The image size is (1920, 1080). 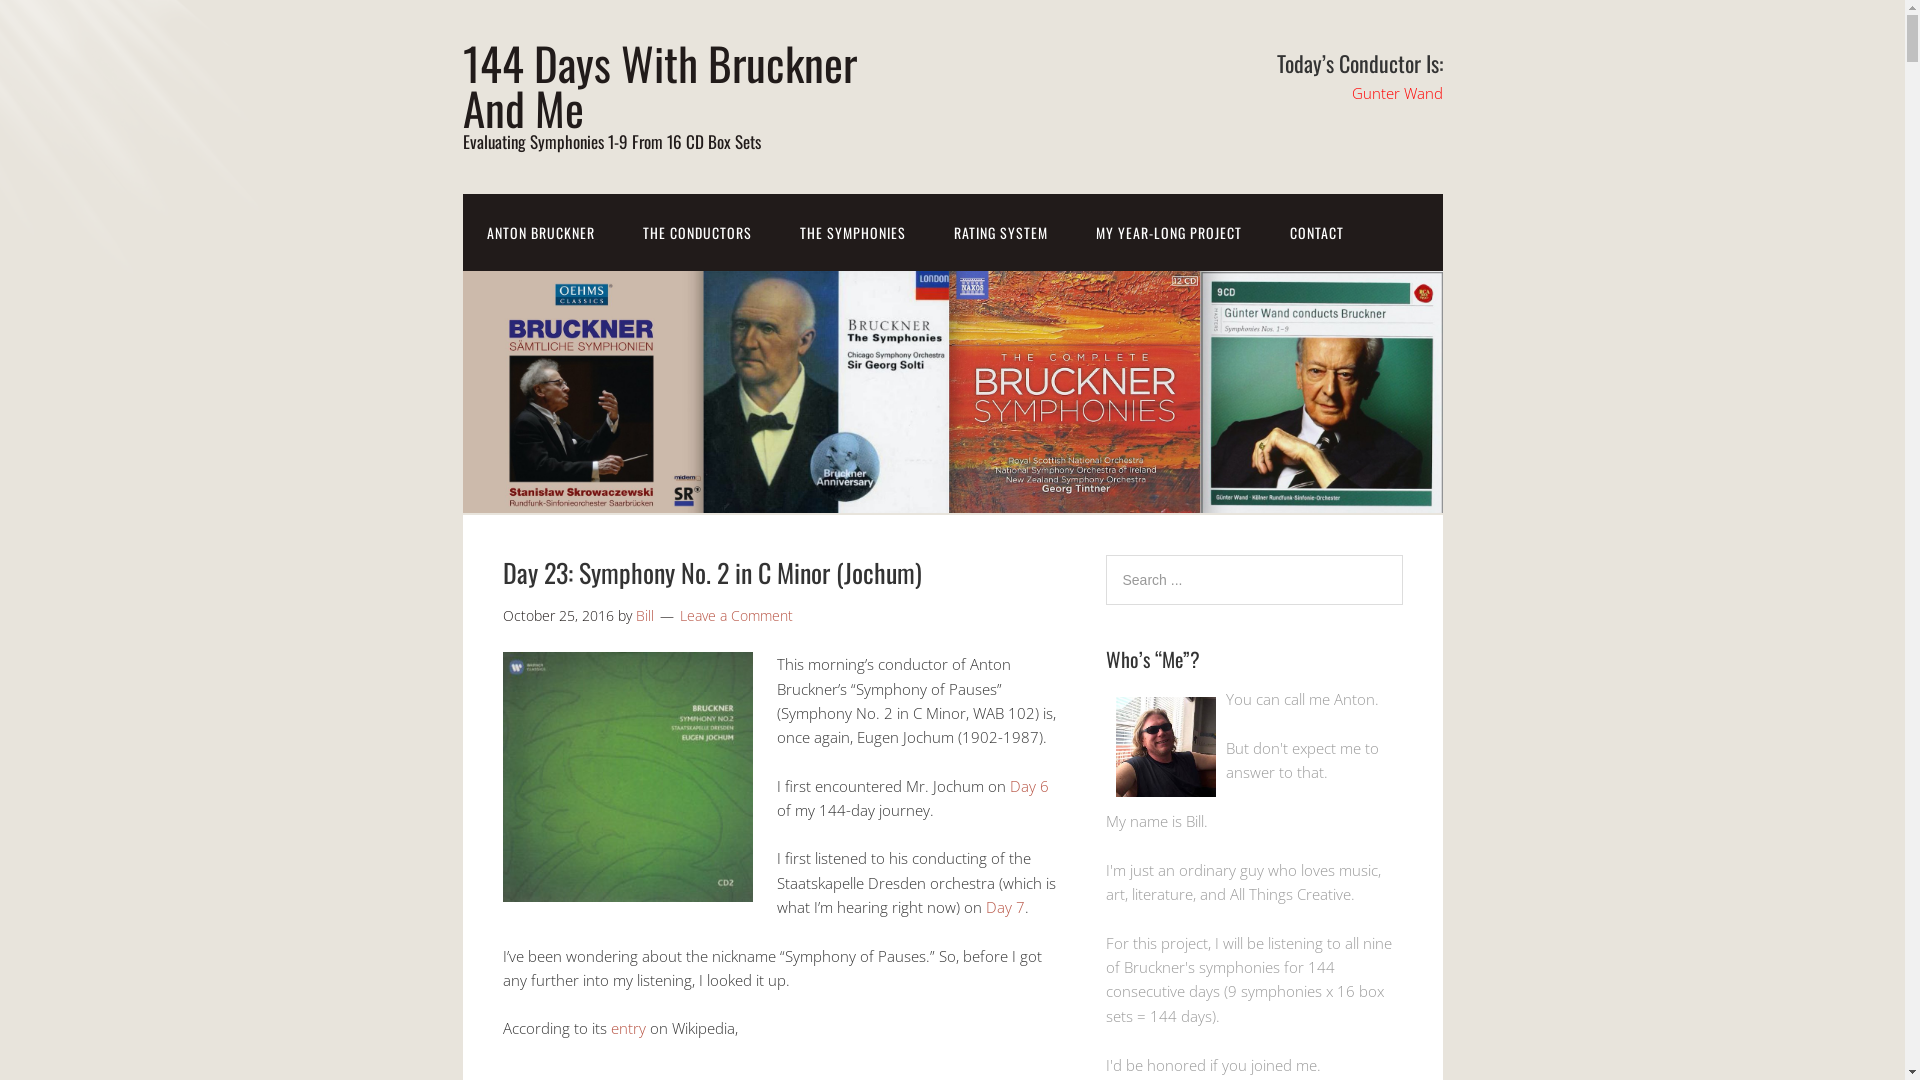 What do you see at coordinates (735, 614) in the screenshot?
I see `'Leave a Comment'` at bounding box center [735, 614].